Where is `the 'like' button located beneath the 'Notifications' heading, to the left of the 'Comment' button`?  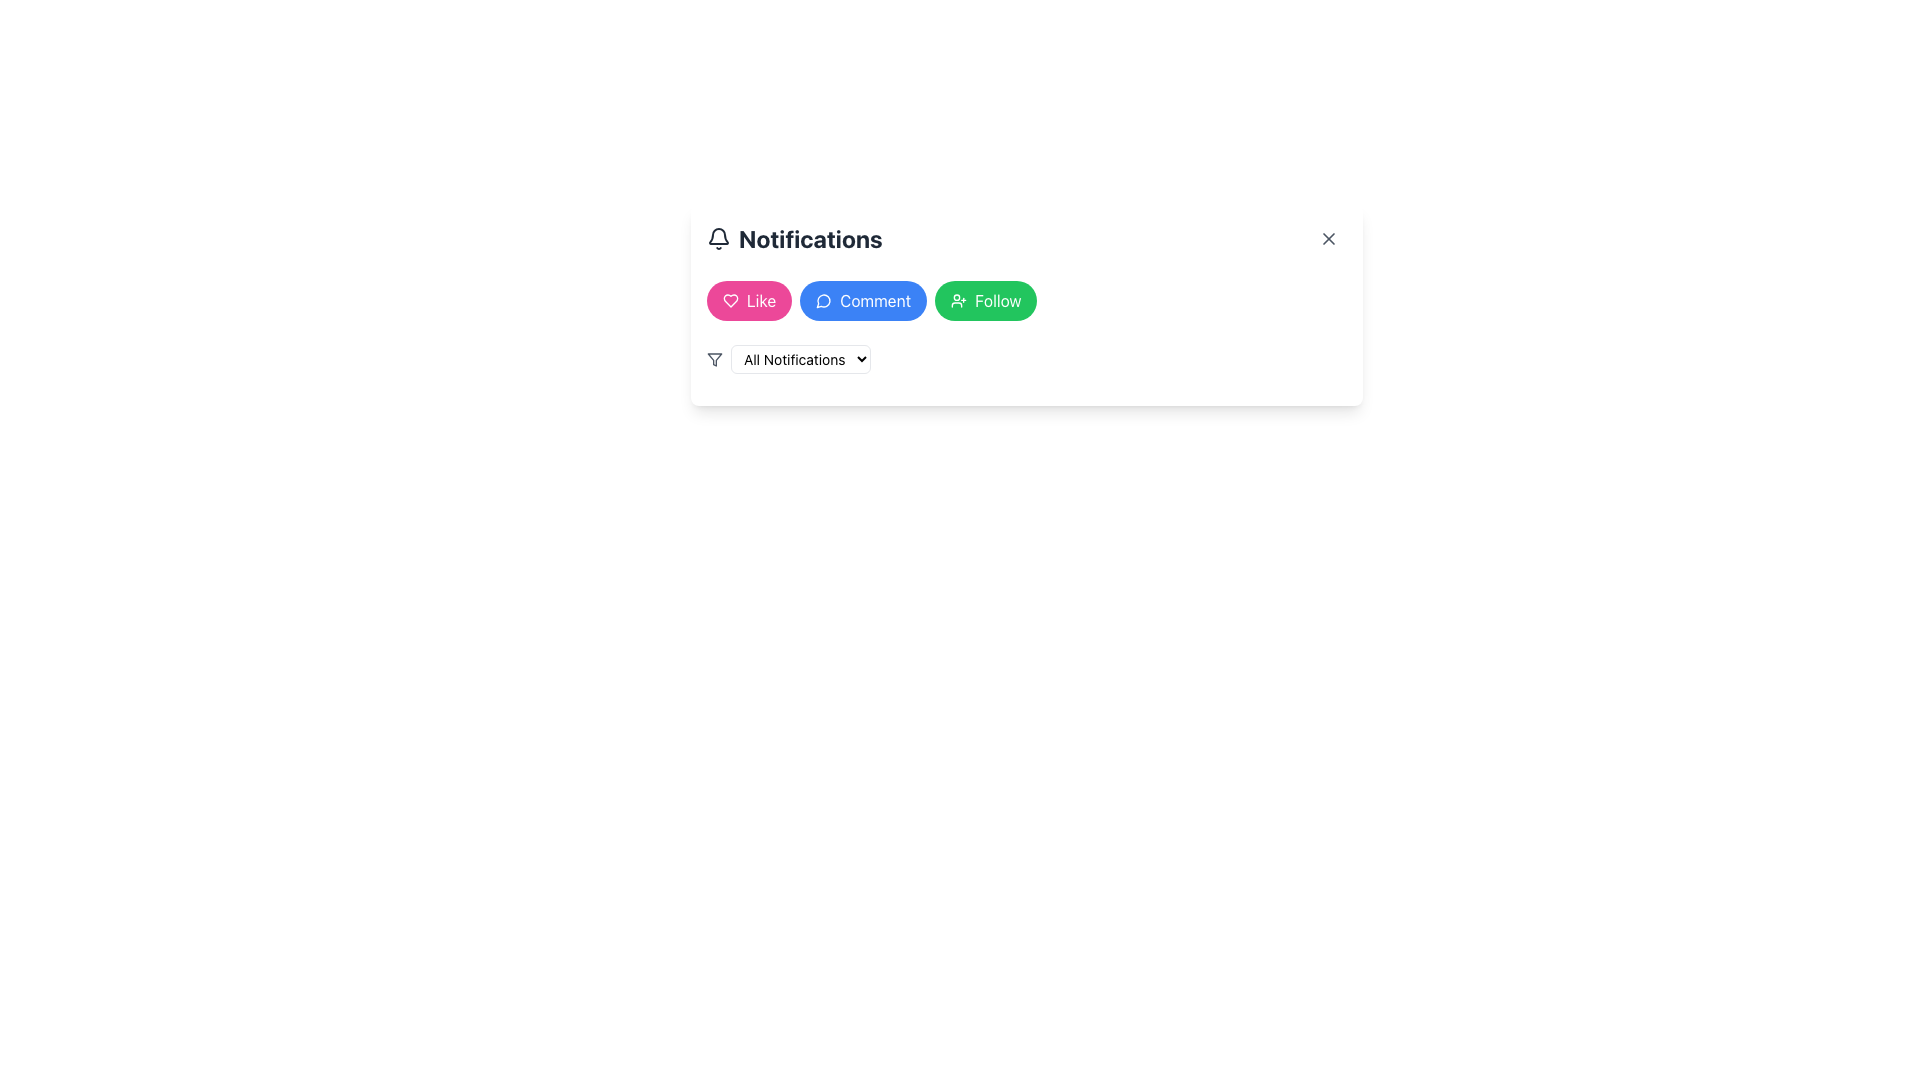
the 'like' button located beneath the 'Notifications' heading, to the left of the 'Comment' button is located at coordinates (748, 300).